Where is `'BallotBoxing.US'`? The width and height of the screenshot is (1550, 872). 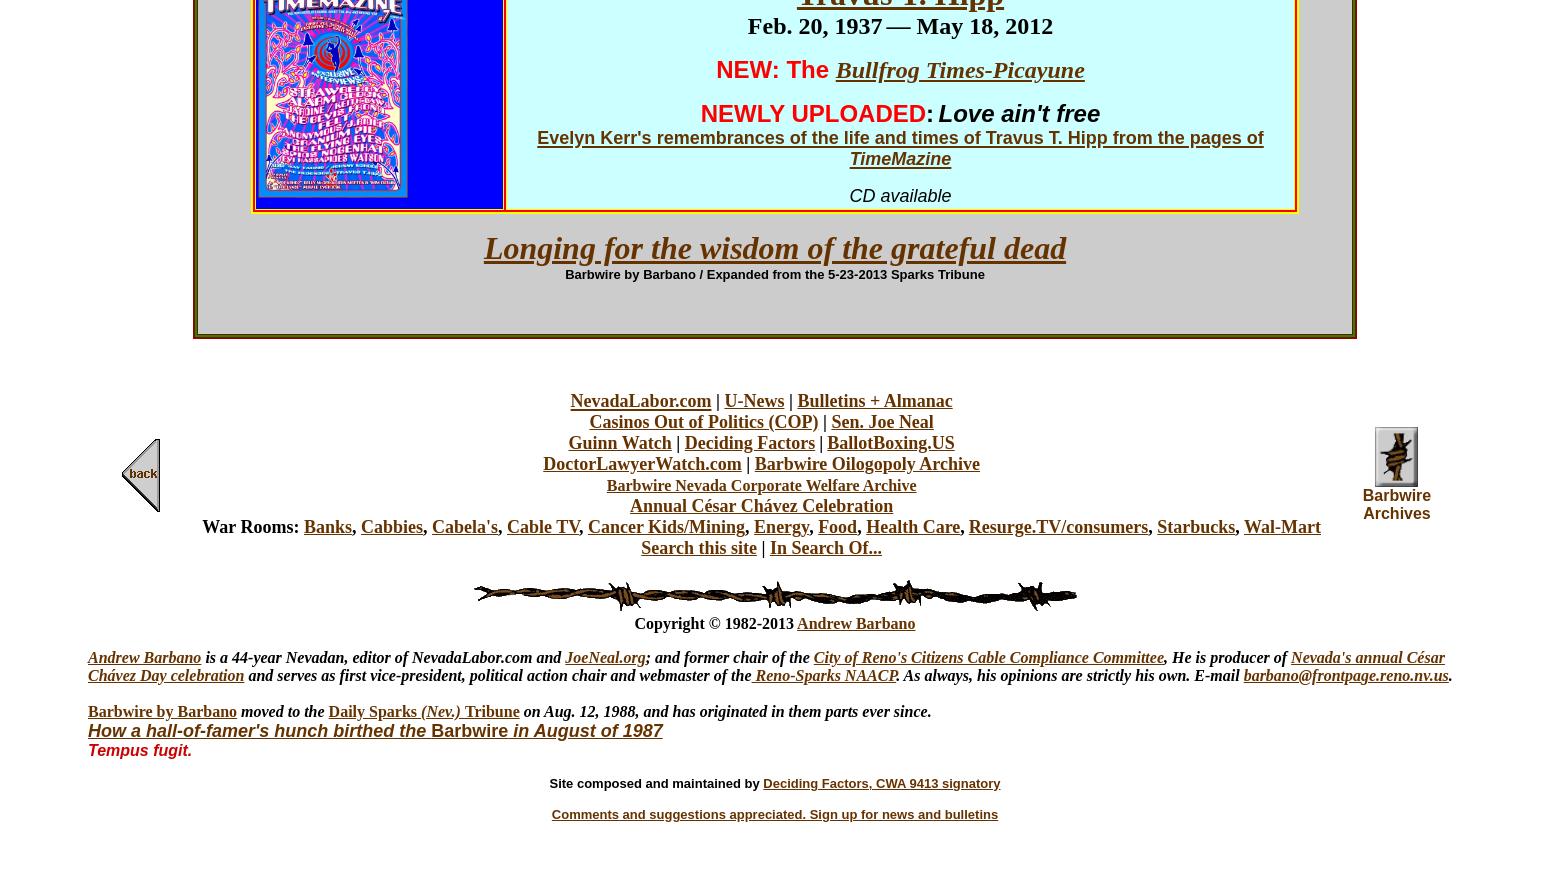
'BallotBoxing.US' is located at coordinates (890, 441).